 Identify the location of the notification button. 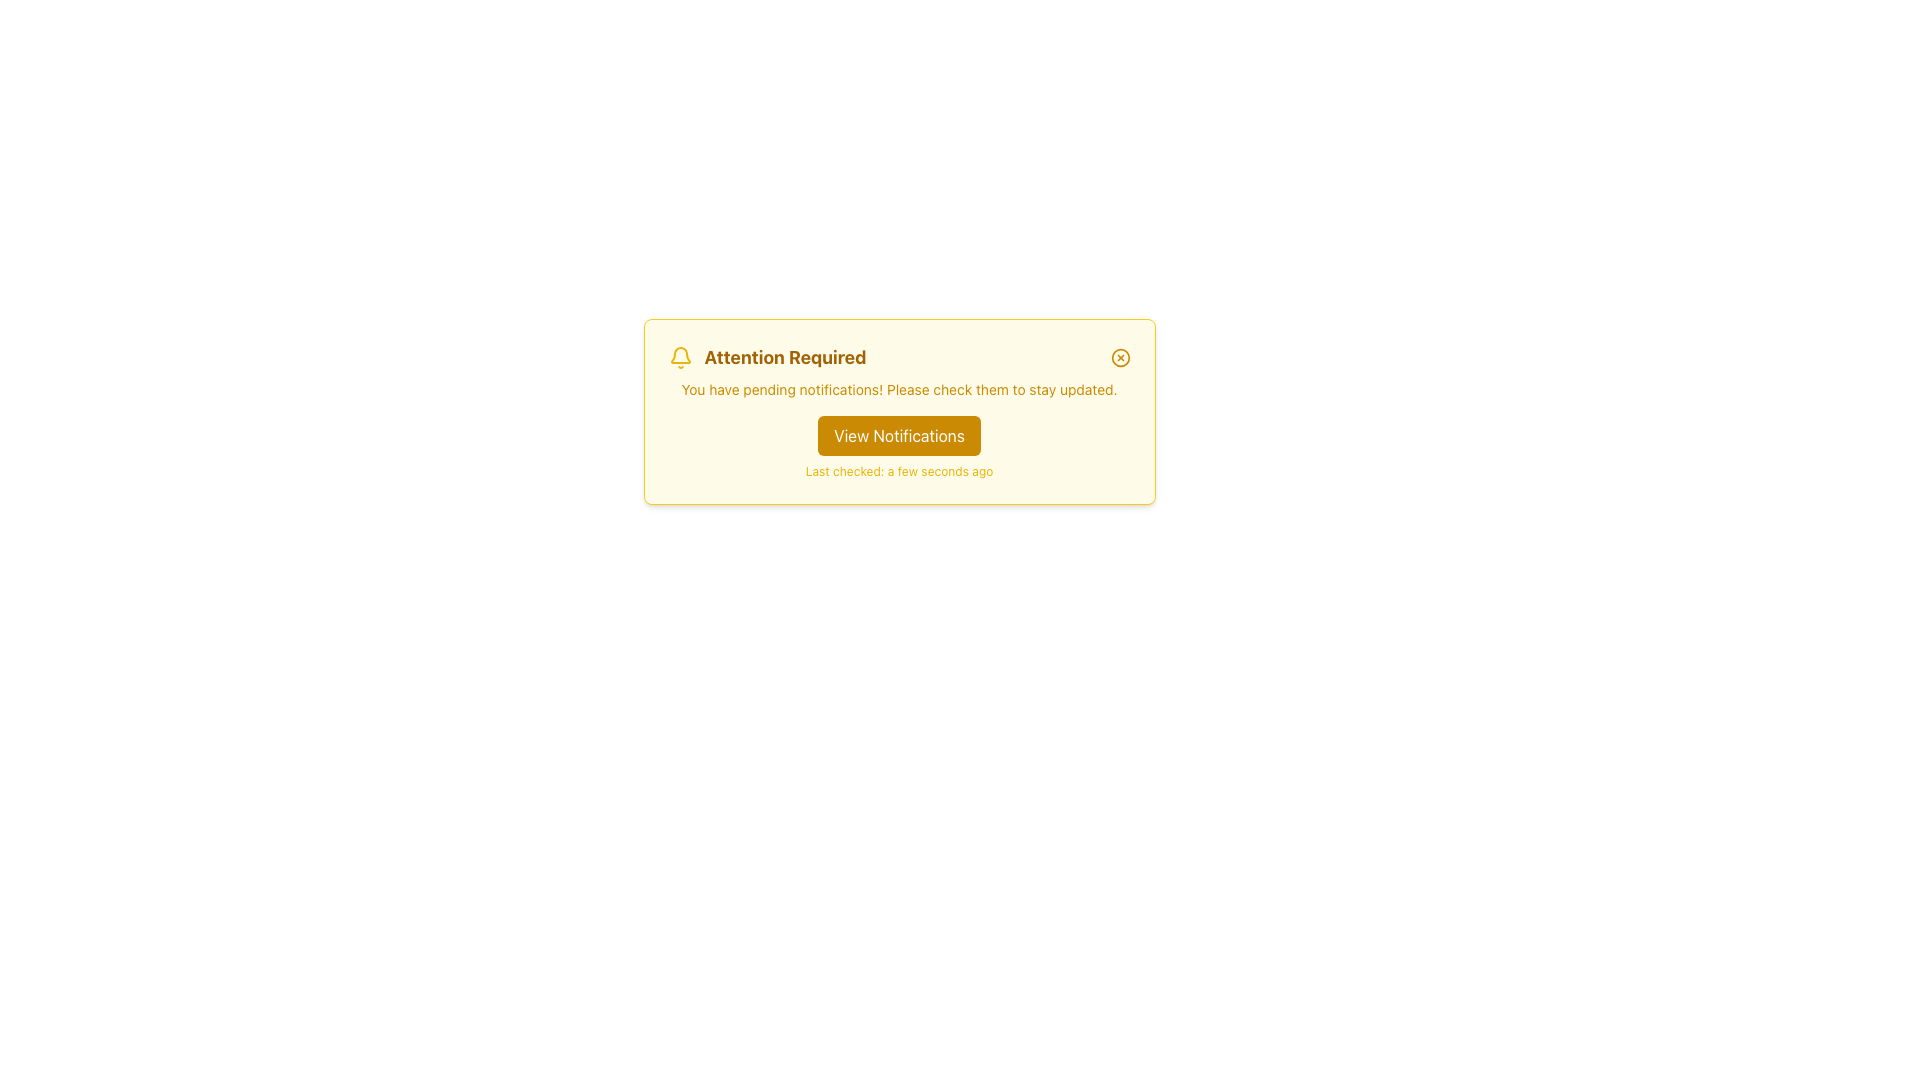
(898, 434).